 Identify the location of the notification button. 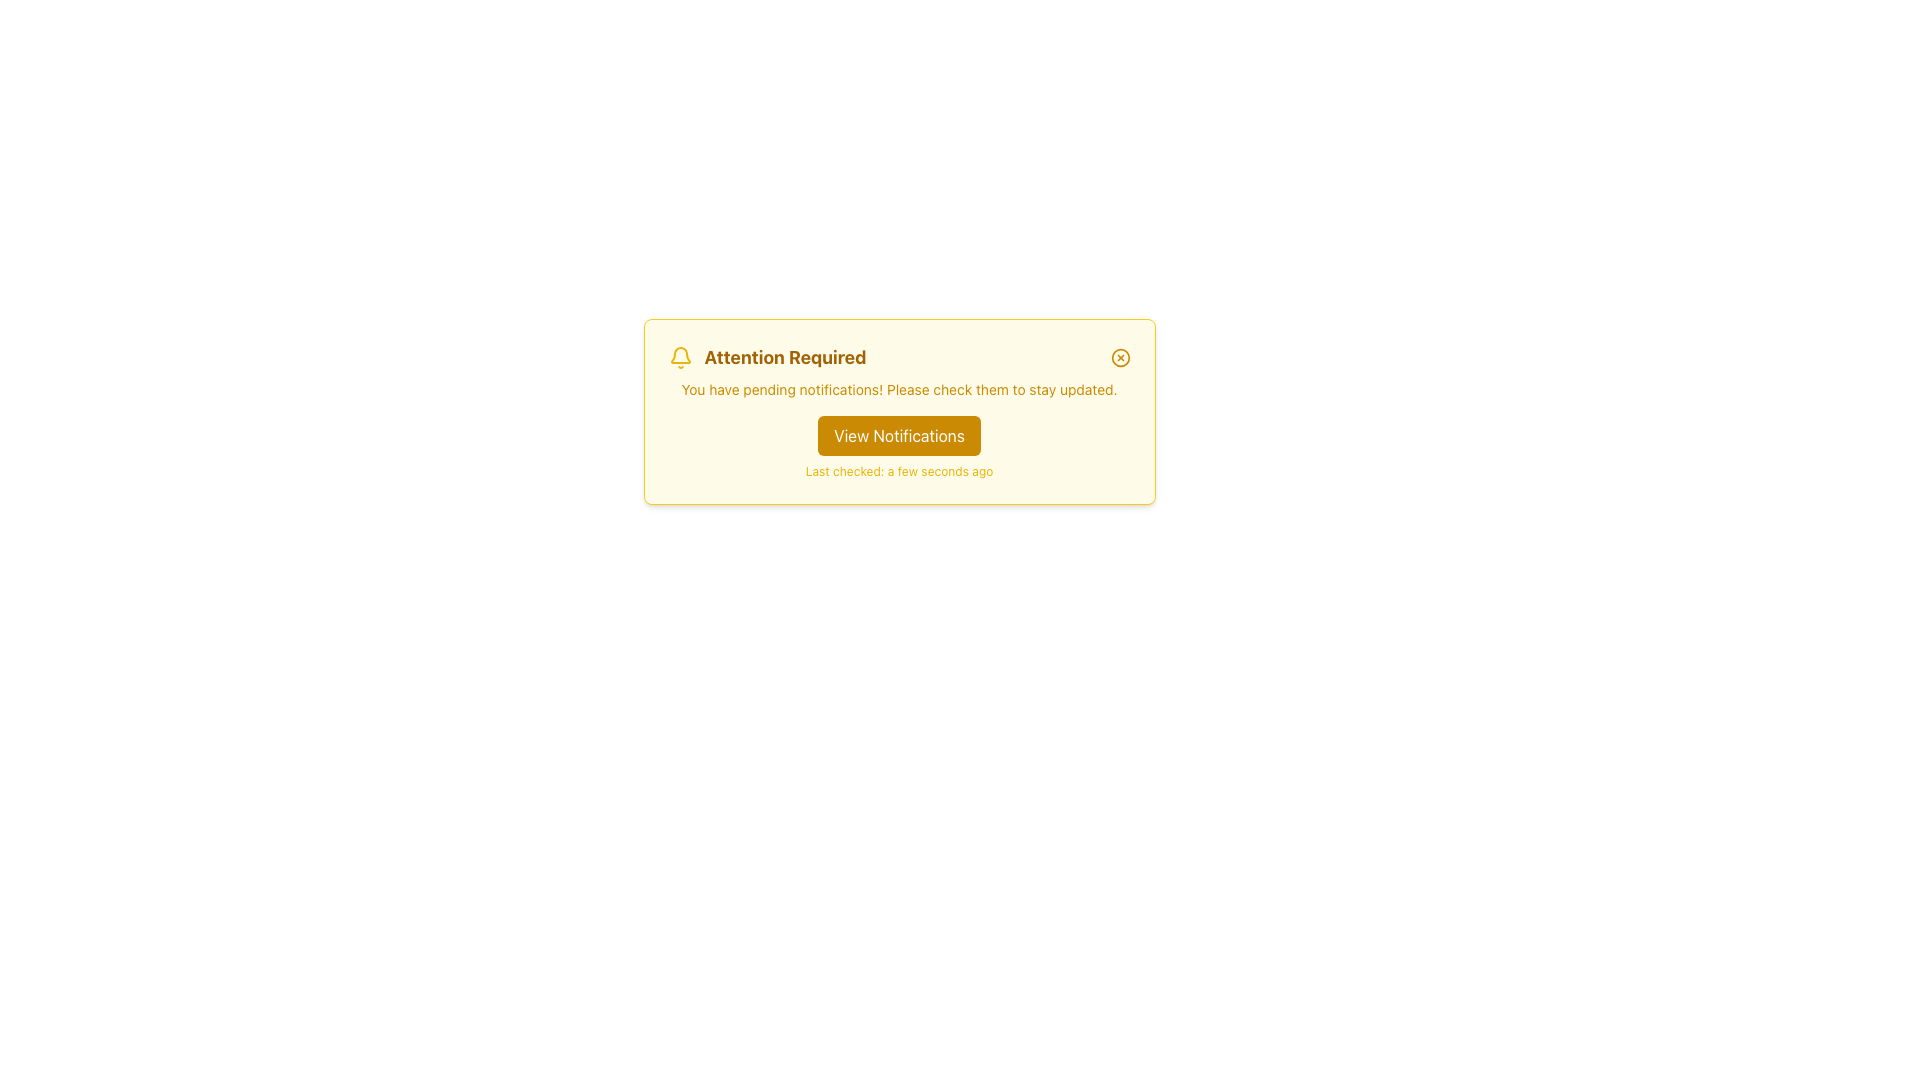
(898, 434).